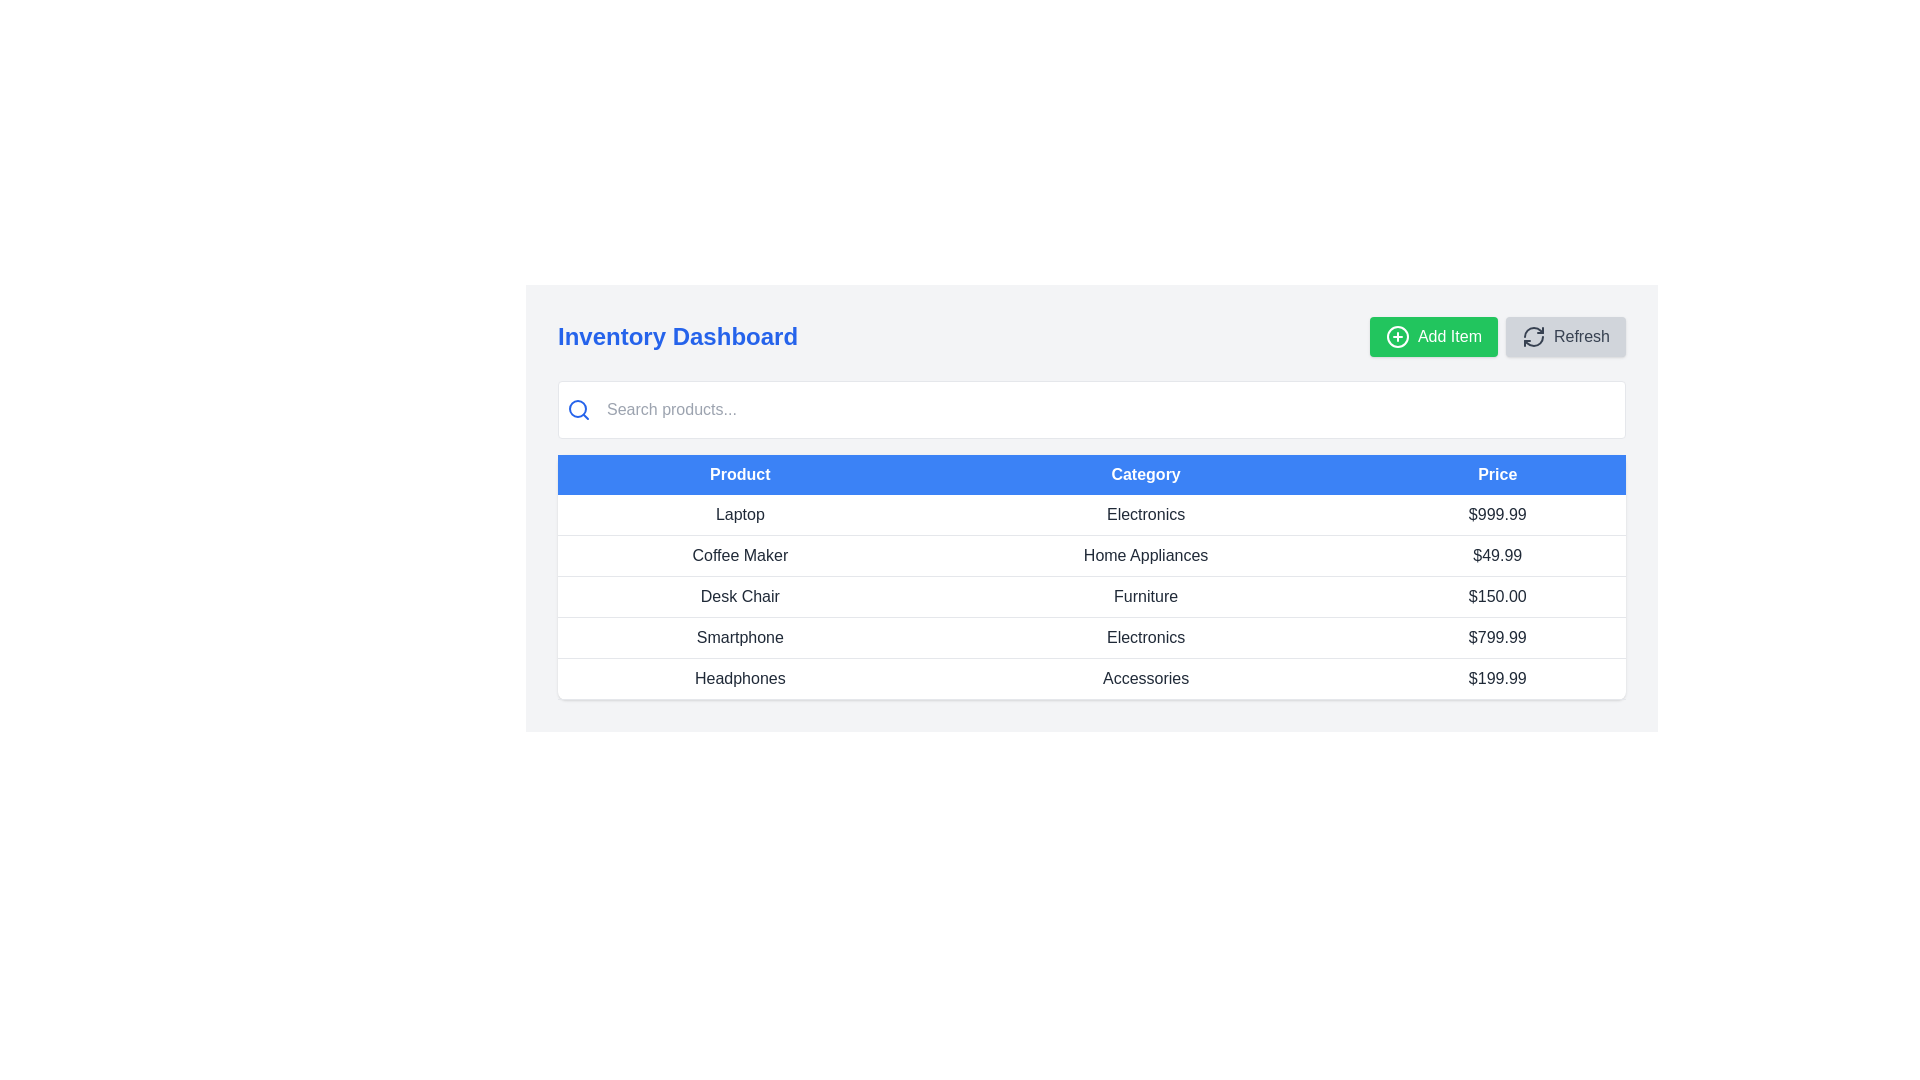 This screenshot has height=1080, width=1920. I want to click on the refresh button located at the top-right corner of the interface, immediately to the right of the 'Add Item' button, so click(1564, 335).